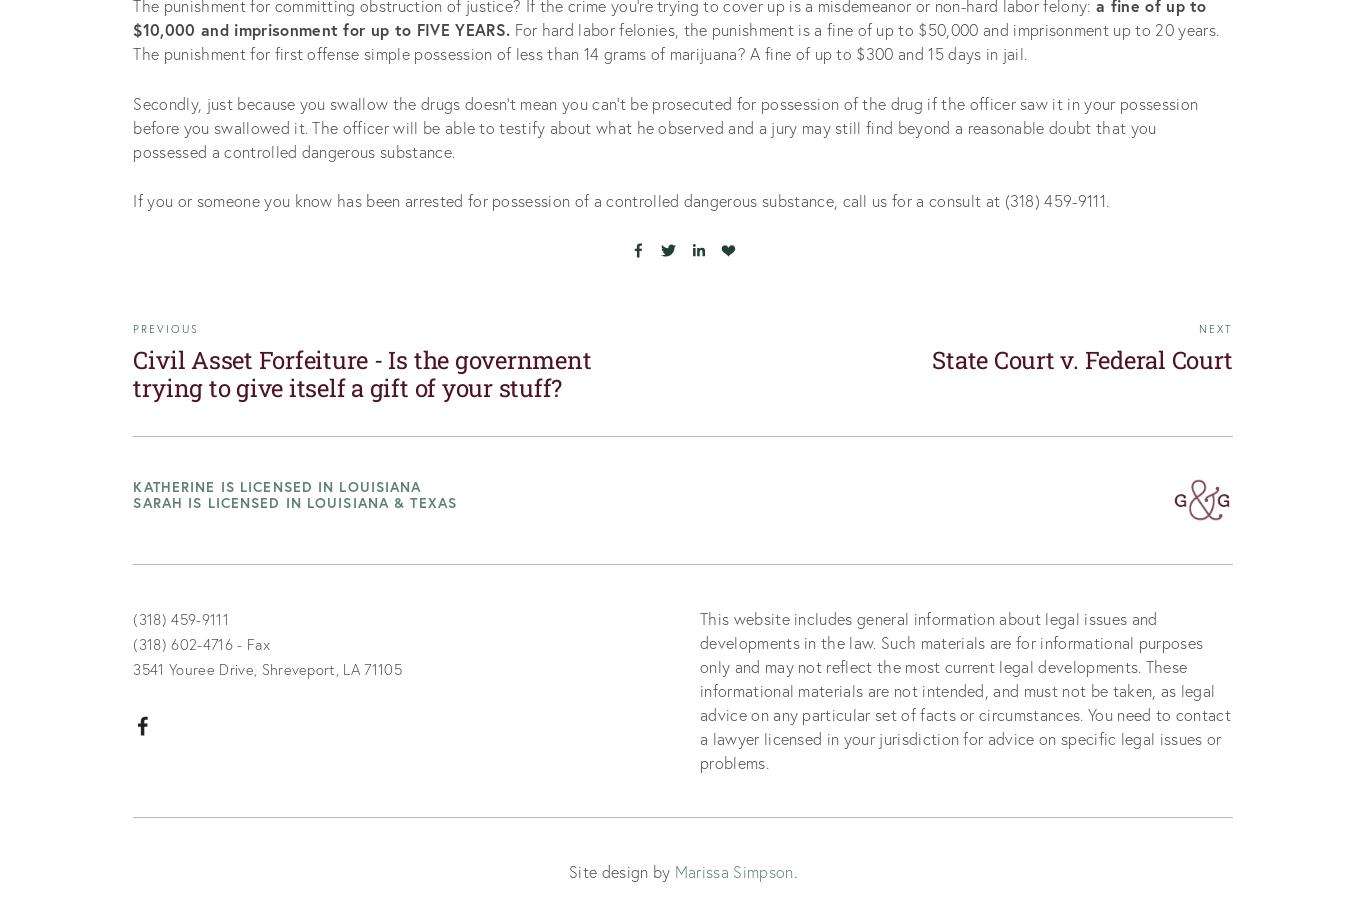 The width and height of the screenshot is (1366, 921). I want to click on 'State Court v. Federal Court', so click(1081, 359).